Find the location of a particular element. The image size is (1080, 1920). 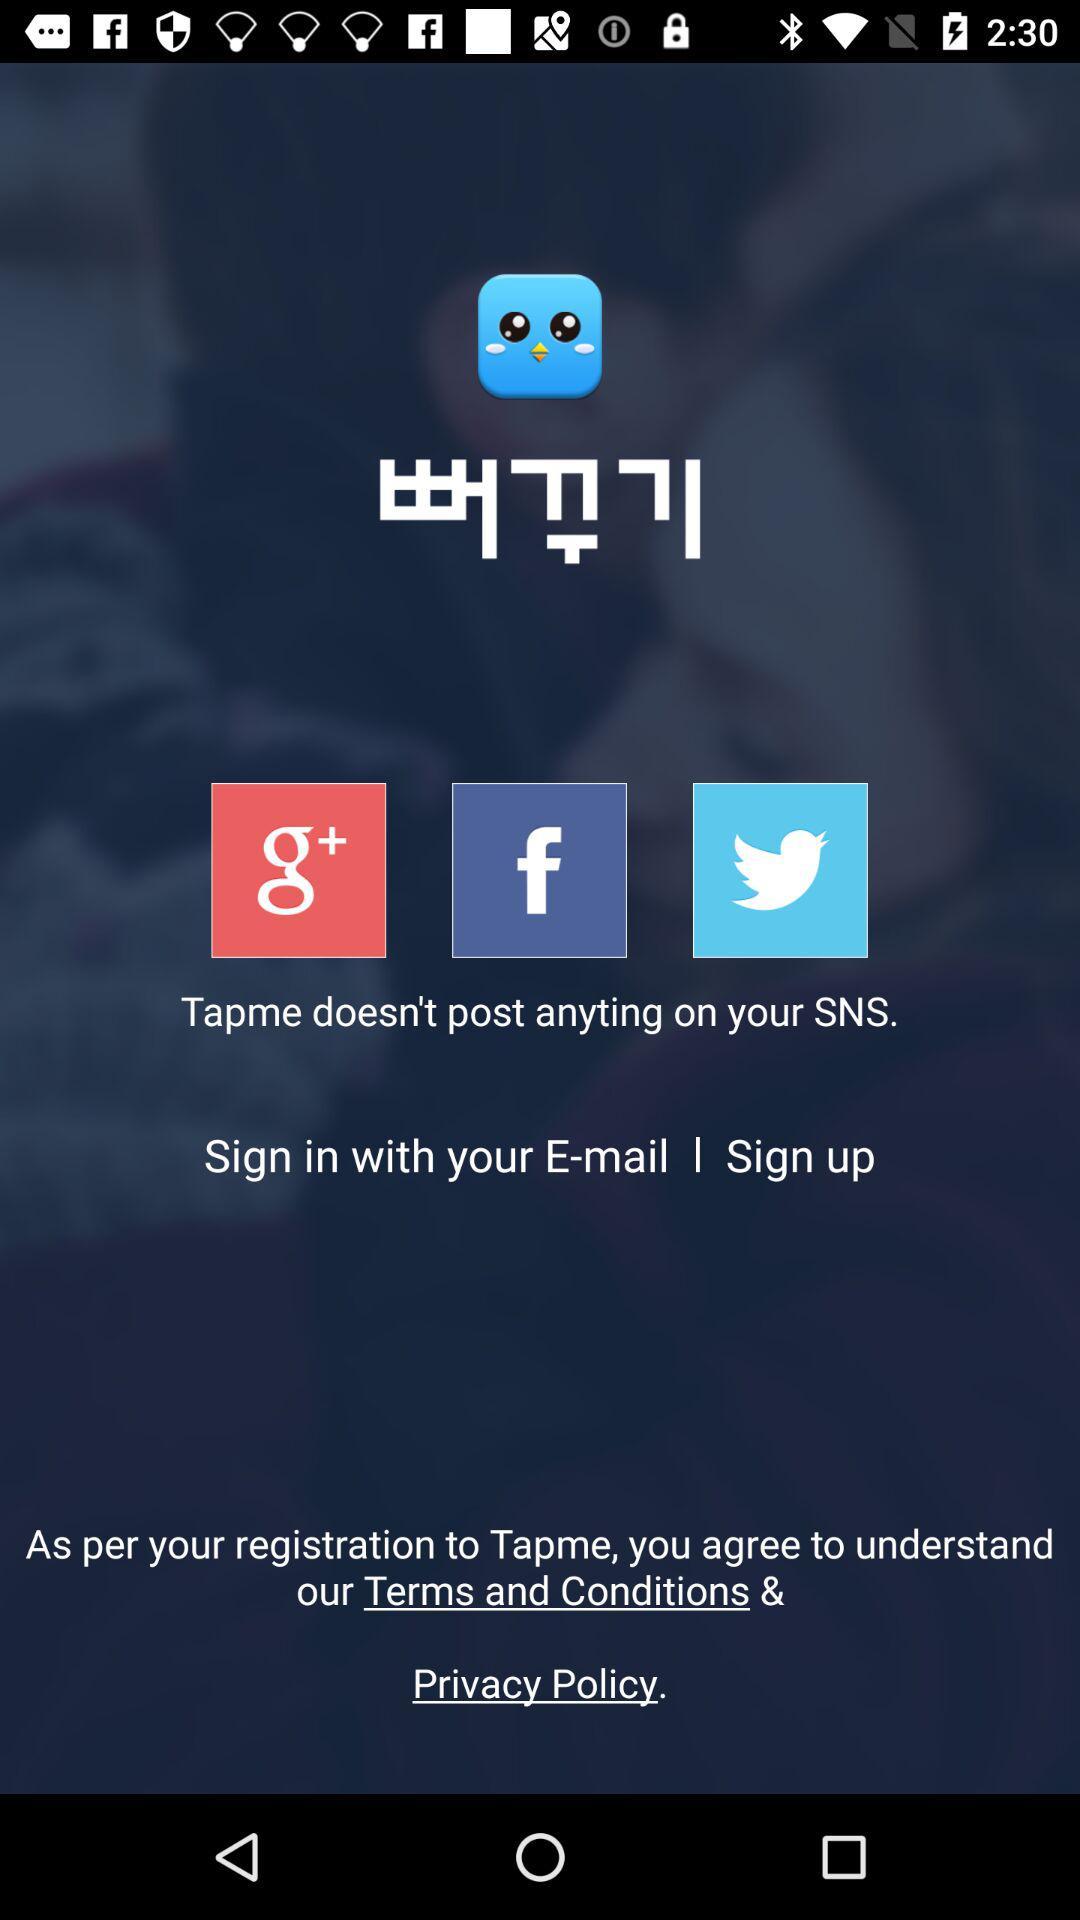

the group icon is located at coordinates (298, 870).